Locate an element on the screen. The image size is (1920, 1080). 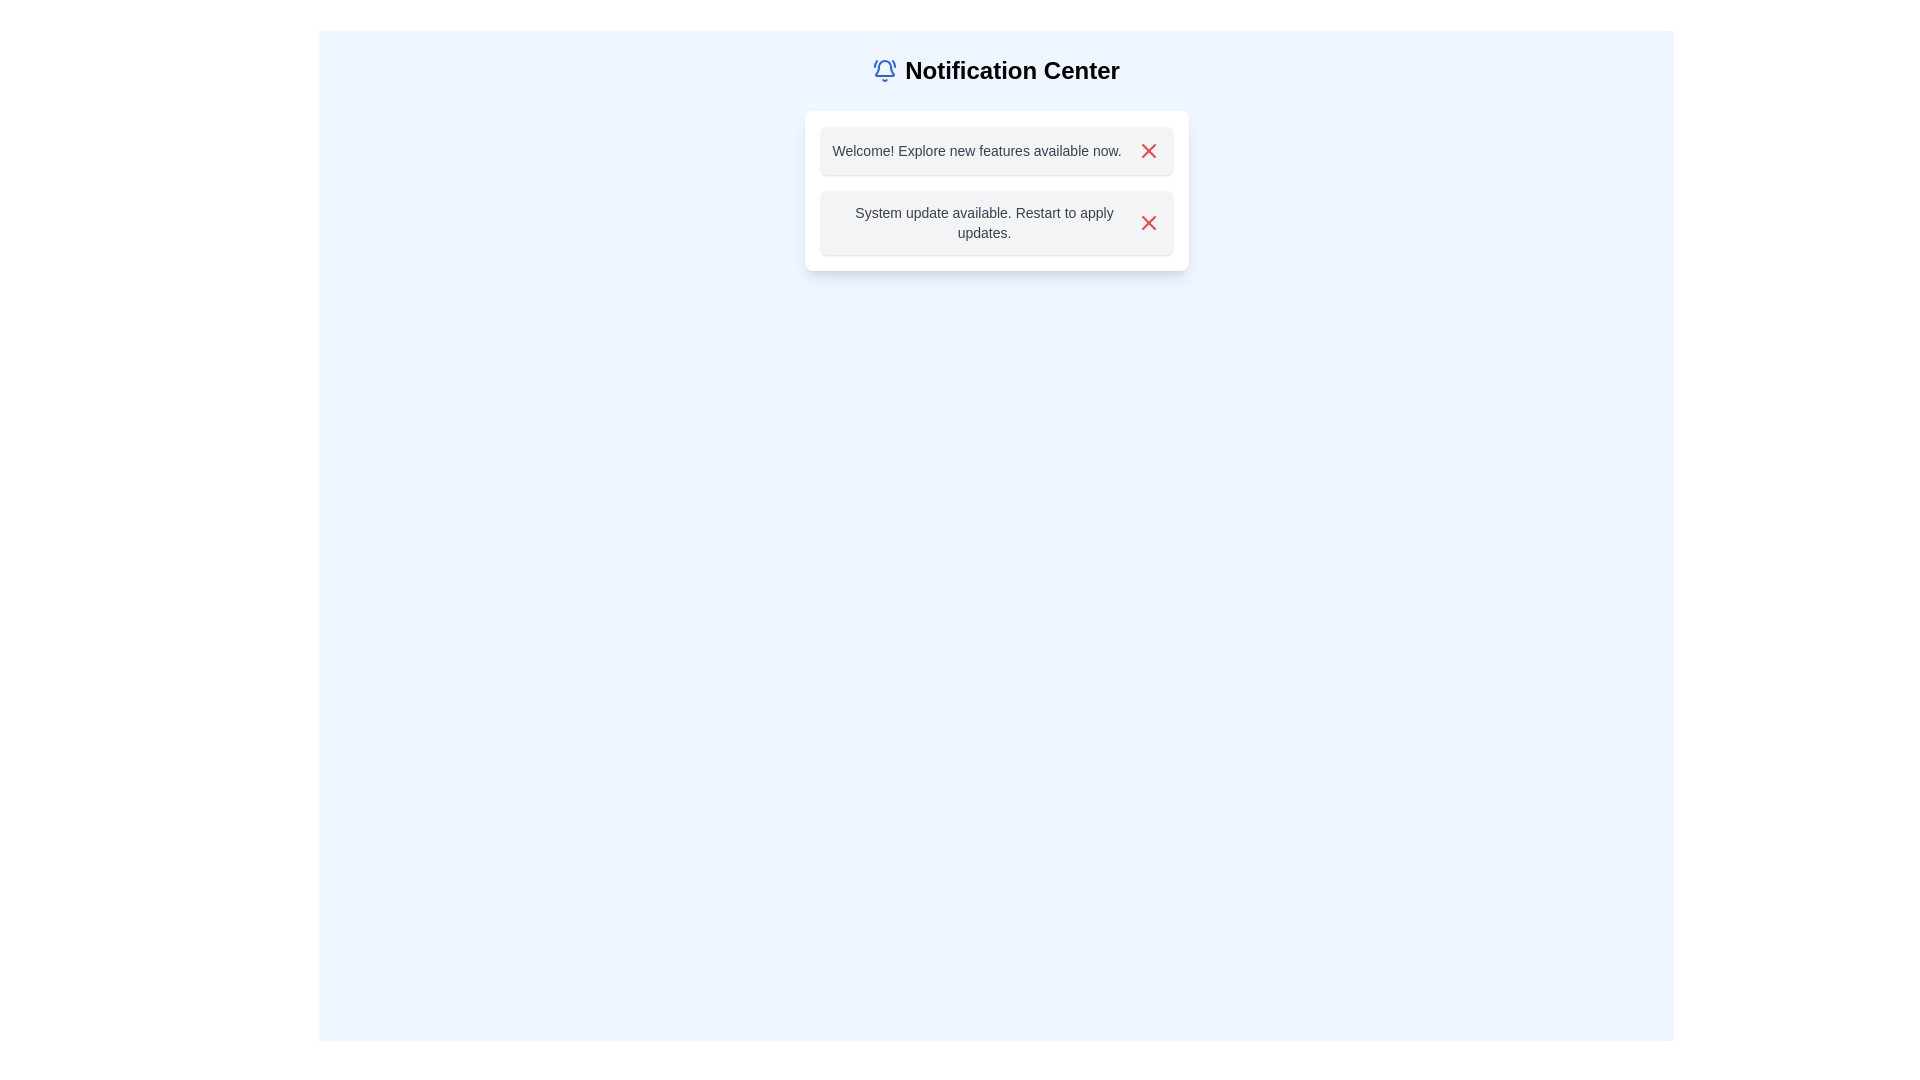
the curved line element resembling the lower perimeter of a notification bell icon, located at the top of the interface in the 'Notification Center' section is located at coordinates (884, 67).